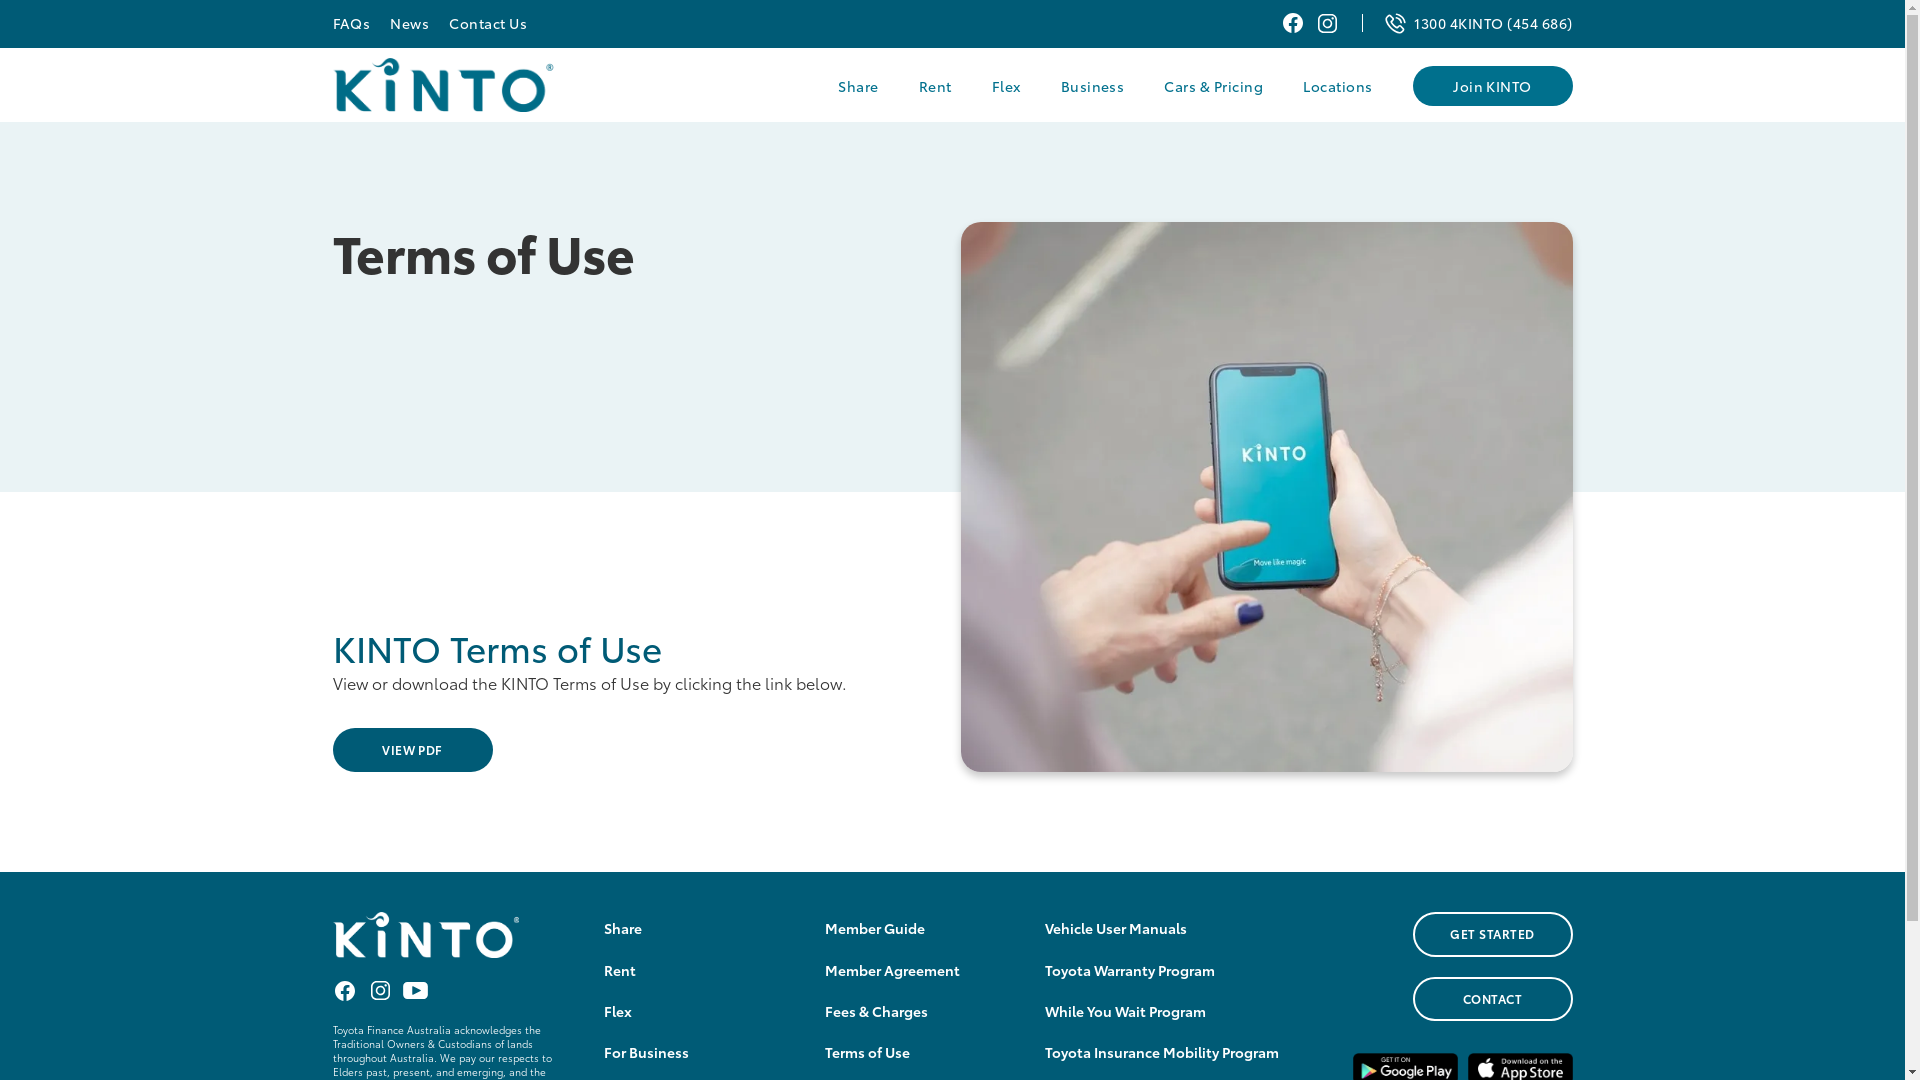 The height and width of the screenshot is (1080, 1920). Describe the element at coordinates (1006, 84) in the screenshot. I see `'Flex'` at that location.